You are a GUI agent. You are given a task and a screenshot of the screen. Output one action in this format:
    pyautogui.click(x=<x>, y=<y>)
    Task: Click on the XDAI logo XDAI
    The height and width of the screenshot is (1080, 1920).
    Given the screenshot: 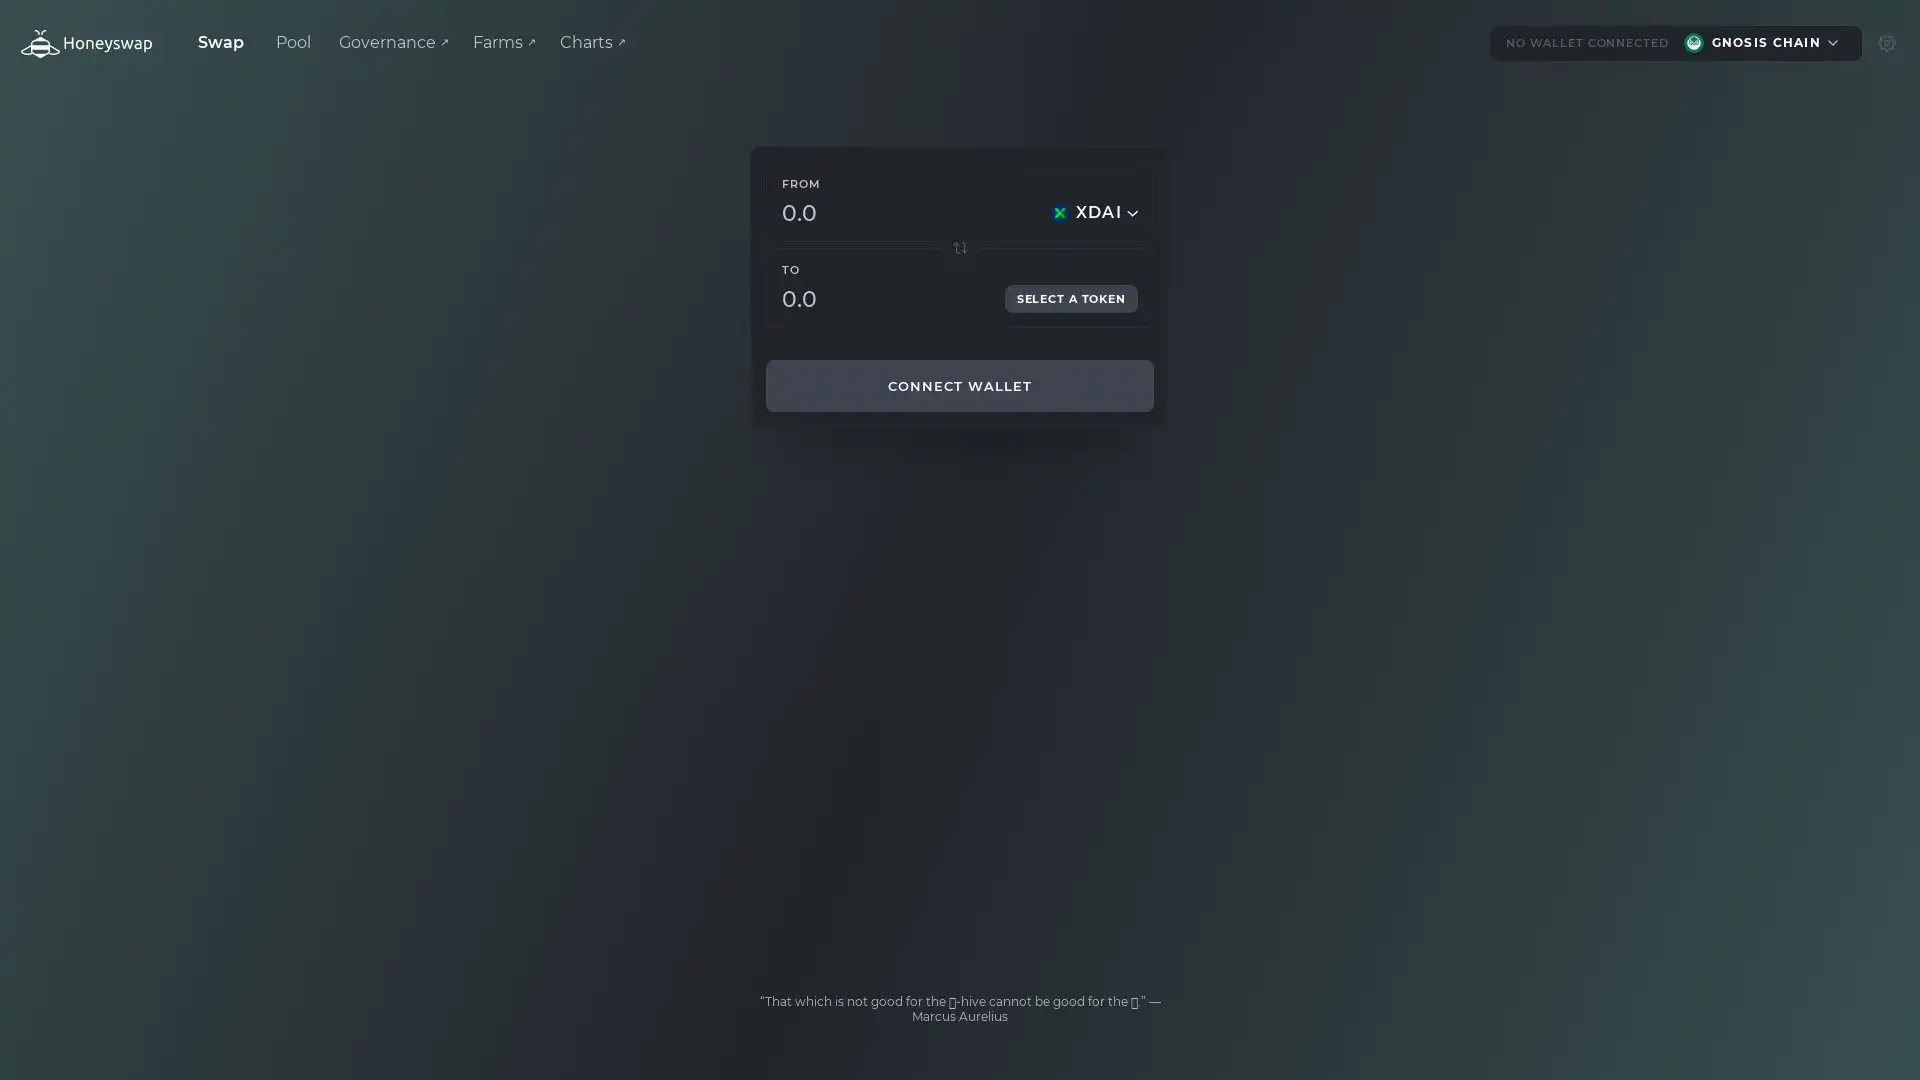 What is the action you would take?
    pyautogui.click(x=1092, y=212)
    